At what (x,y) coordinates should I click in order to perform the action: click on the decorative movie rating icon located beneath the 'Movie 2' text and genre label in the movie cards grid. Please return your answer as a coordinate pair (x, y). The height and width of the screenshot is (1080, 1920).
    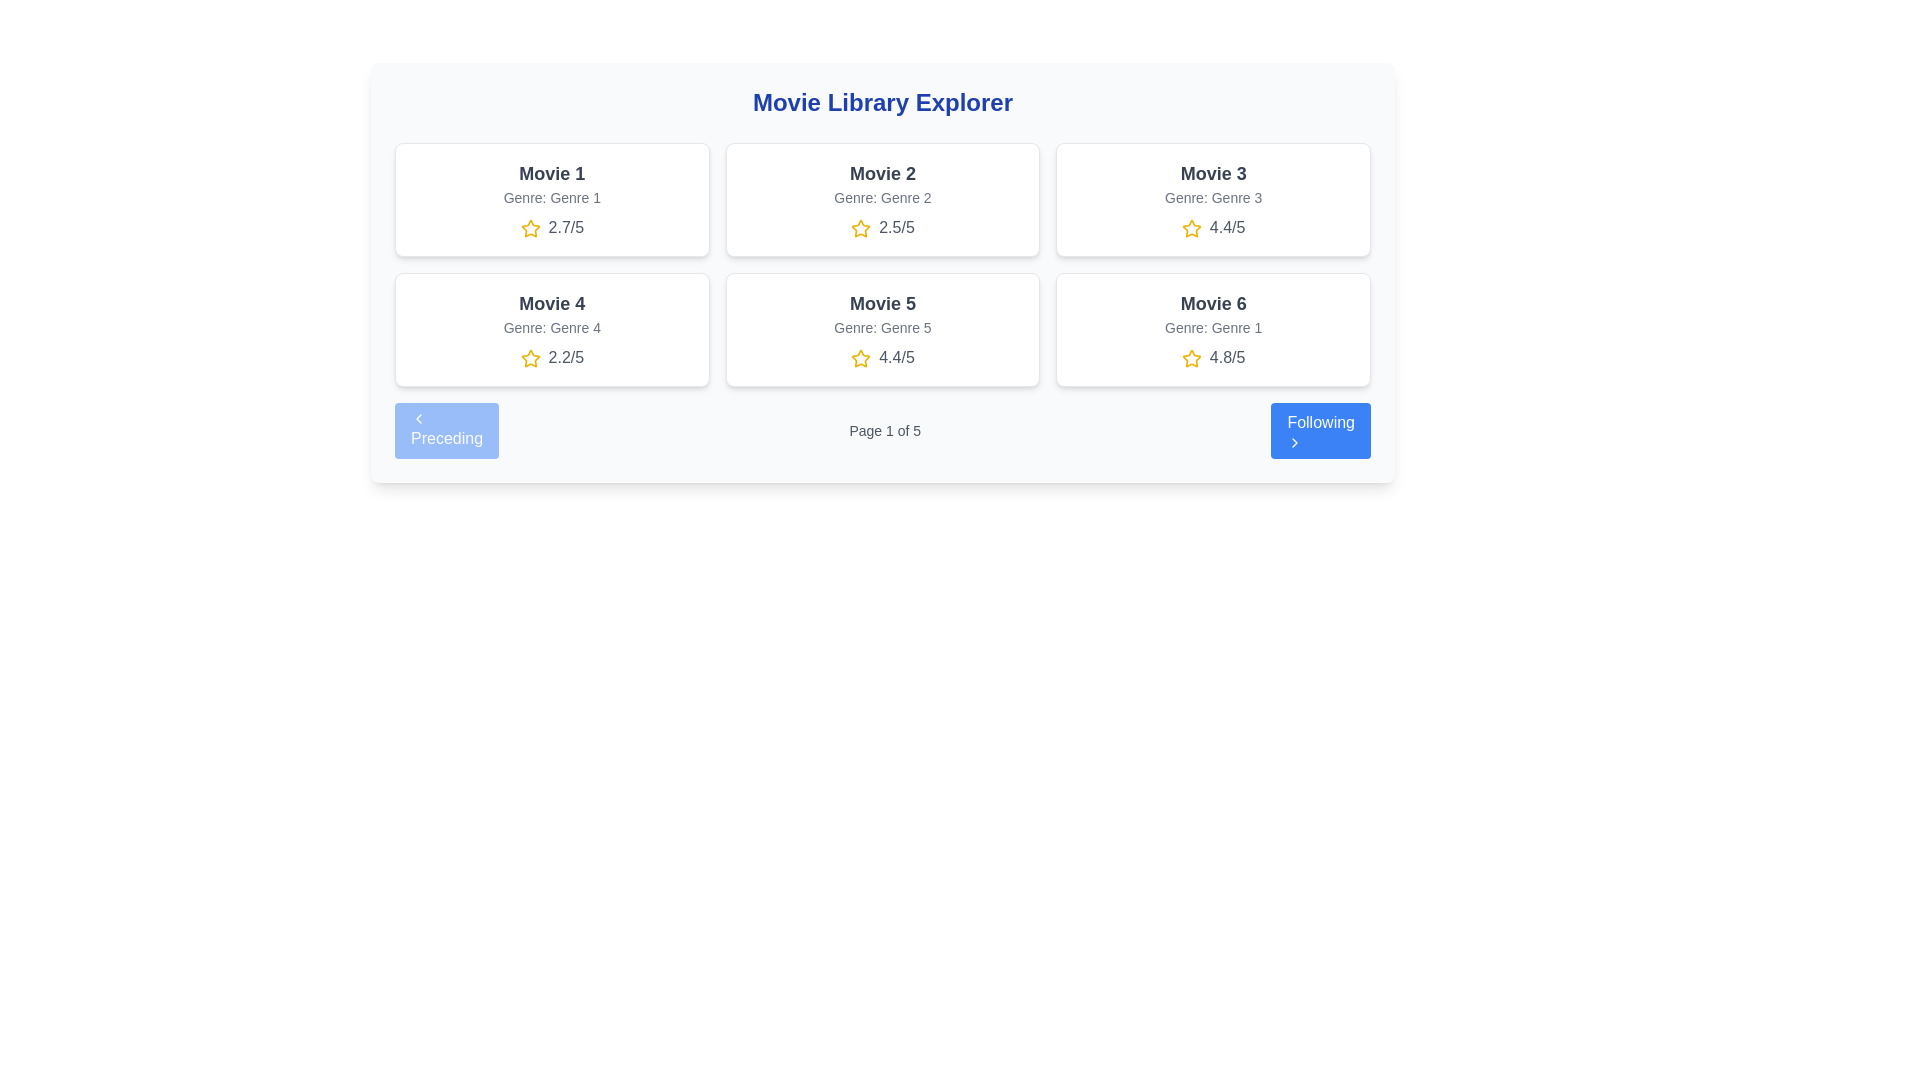
    Looking at the image, I should click on (861, 227).